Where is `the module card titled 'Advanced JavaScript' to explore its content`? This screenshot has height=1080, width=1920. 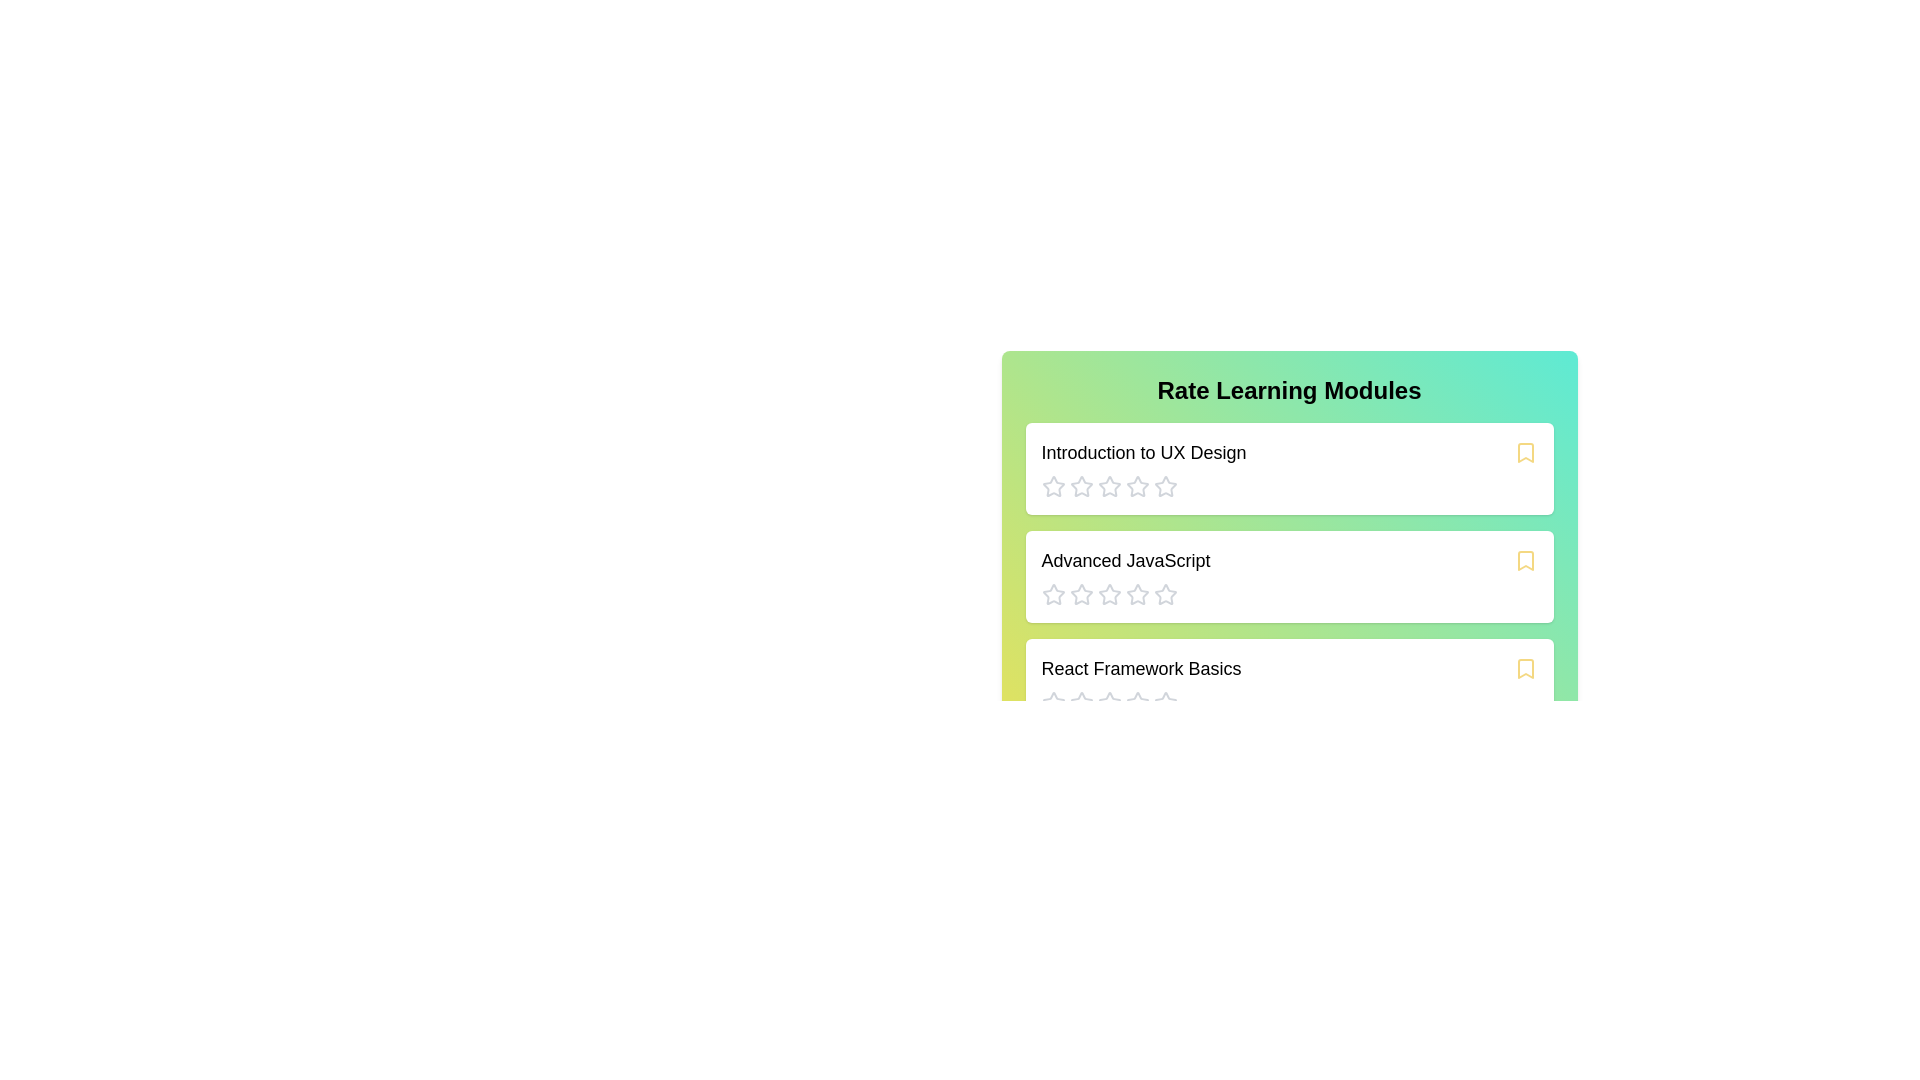 the module card titled 'Advanced JavaScript' to explore its content is located at coordinates (1289, 577).